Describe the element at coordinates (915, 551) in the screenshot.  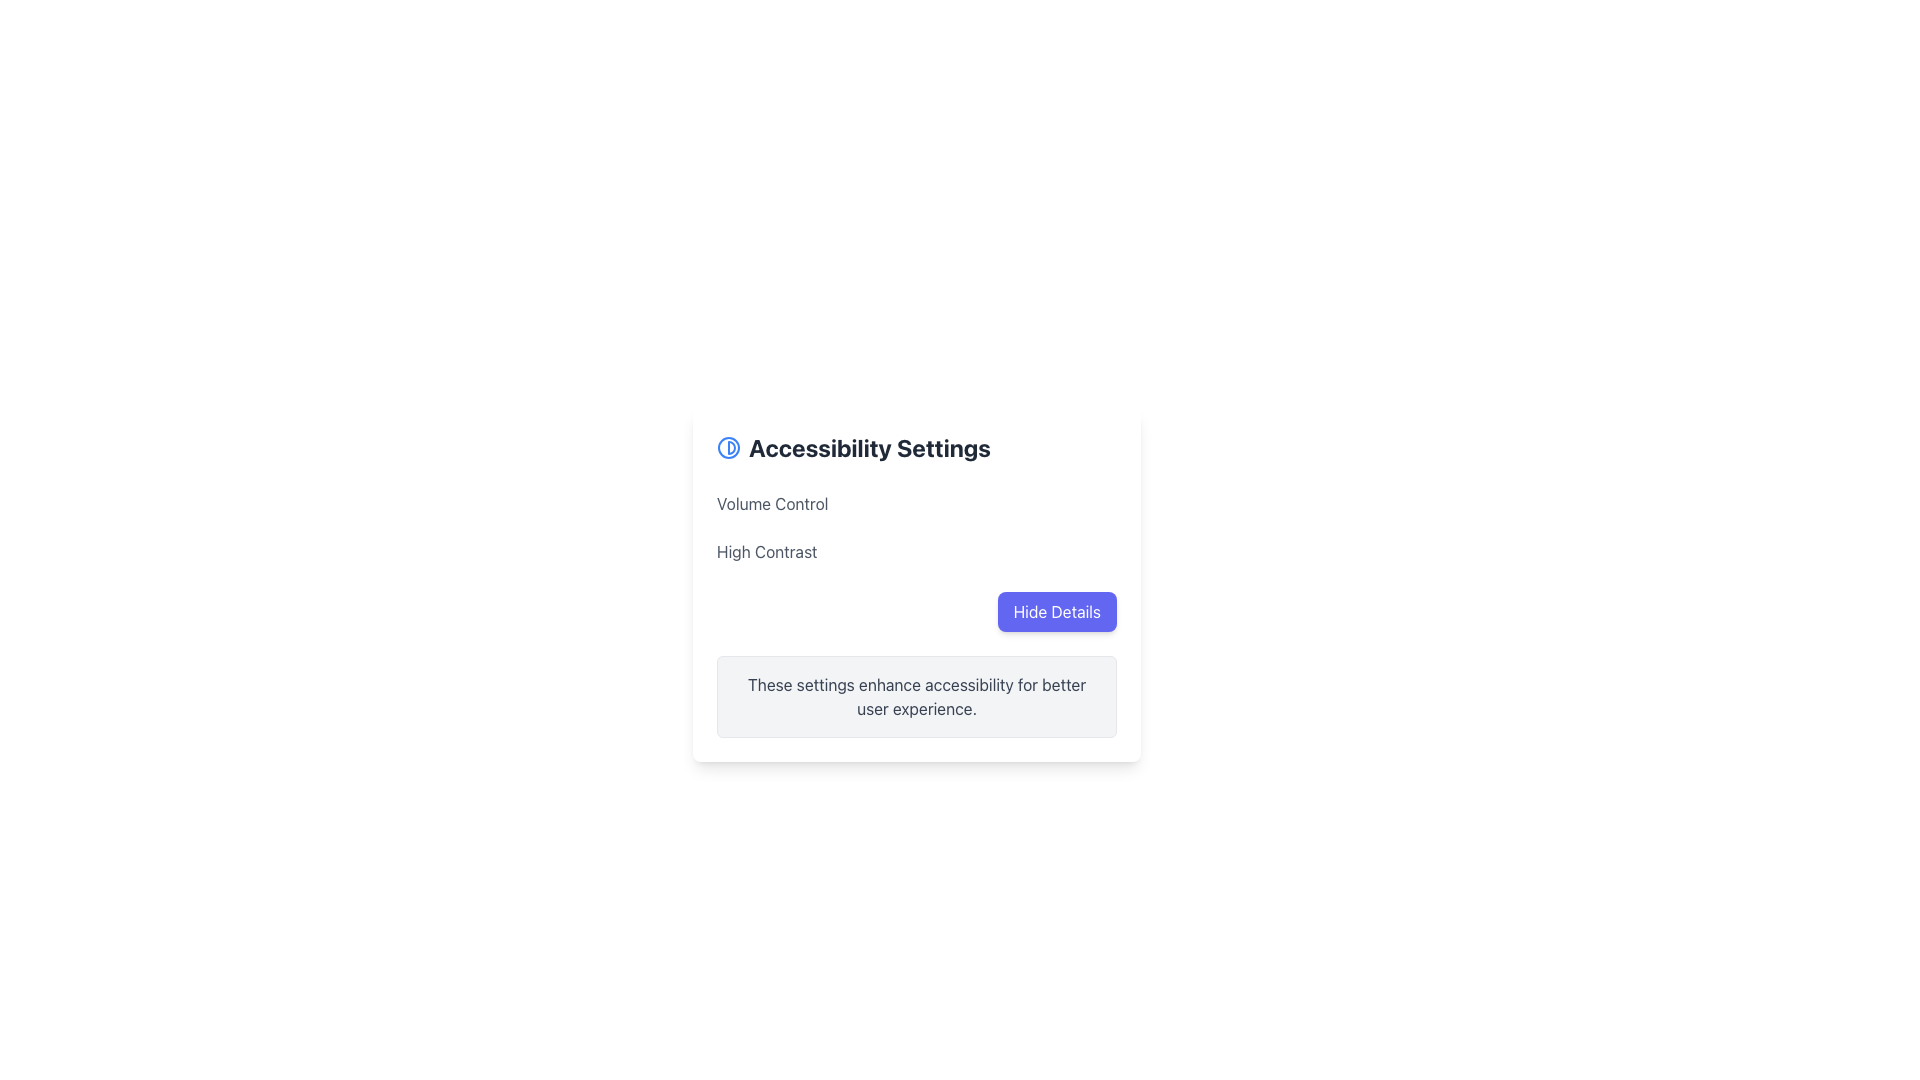
I see `the toggle switch labeled 'Disabled' for 'High Contrast' in the Accessibility Settings to change its state` at that location.